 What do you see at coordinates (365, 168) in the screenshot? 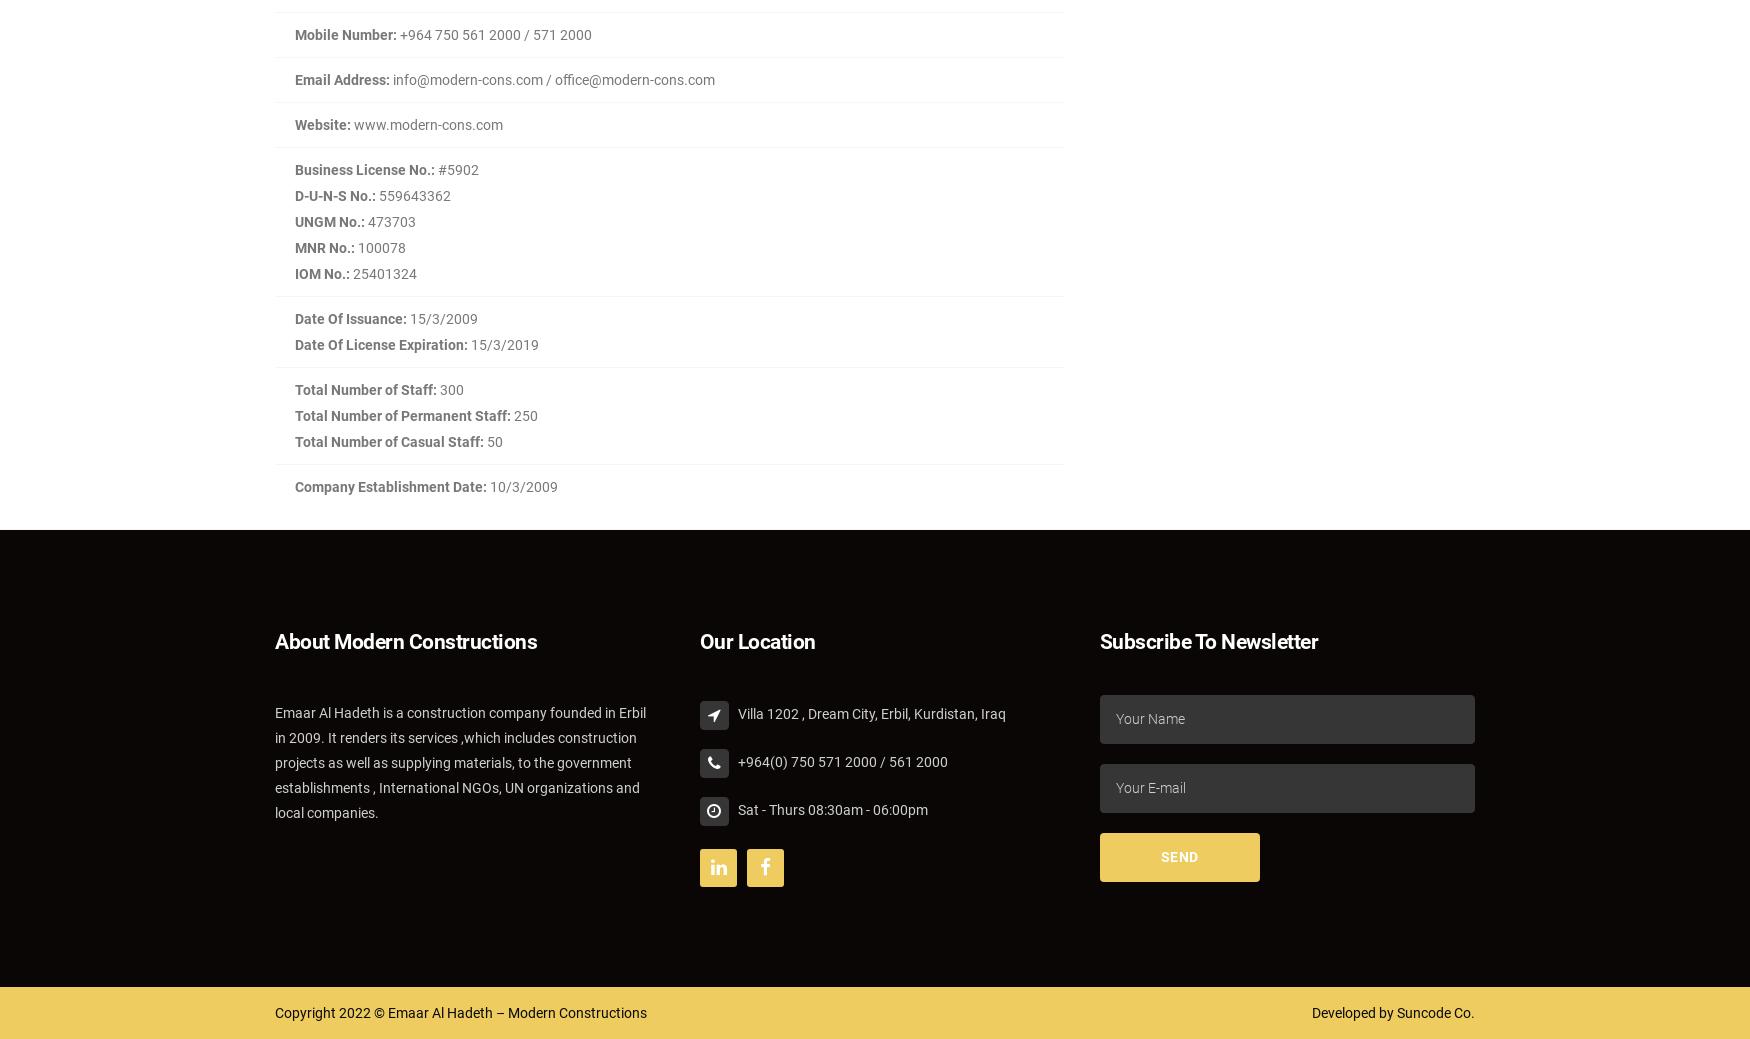
I see `'Business License No.:'` at bounding box center [365, 168].